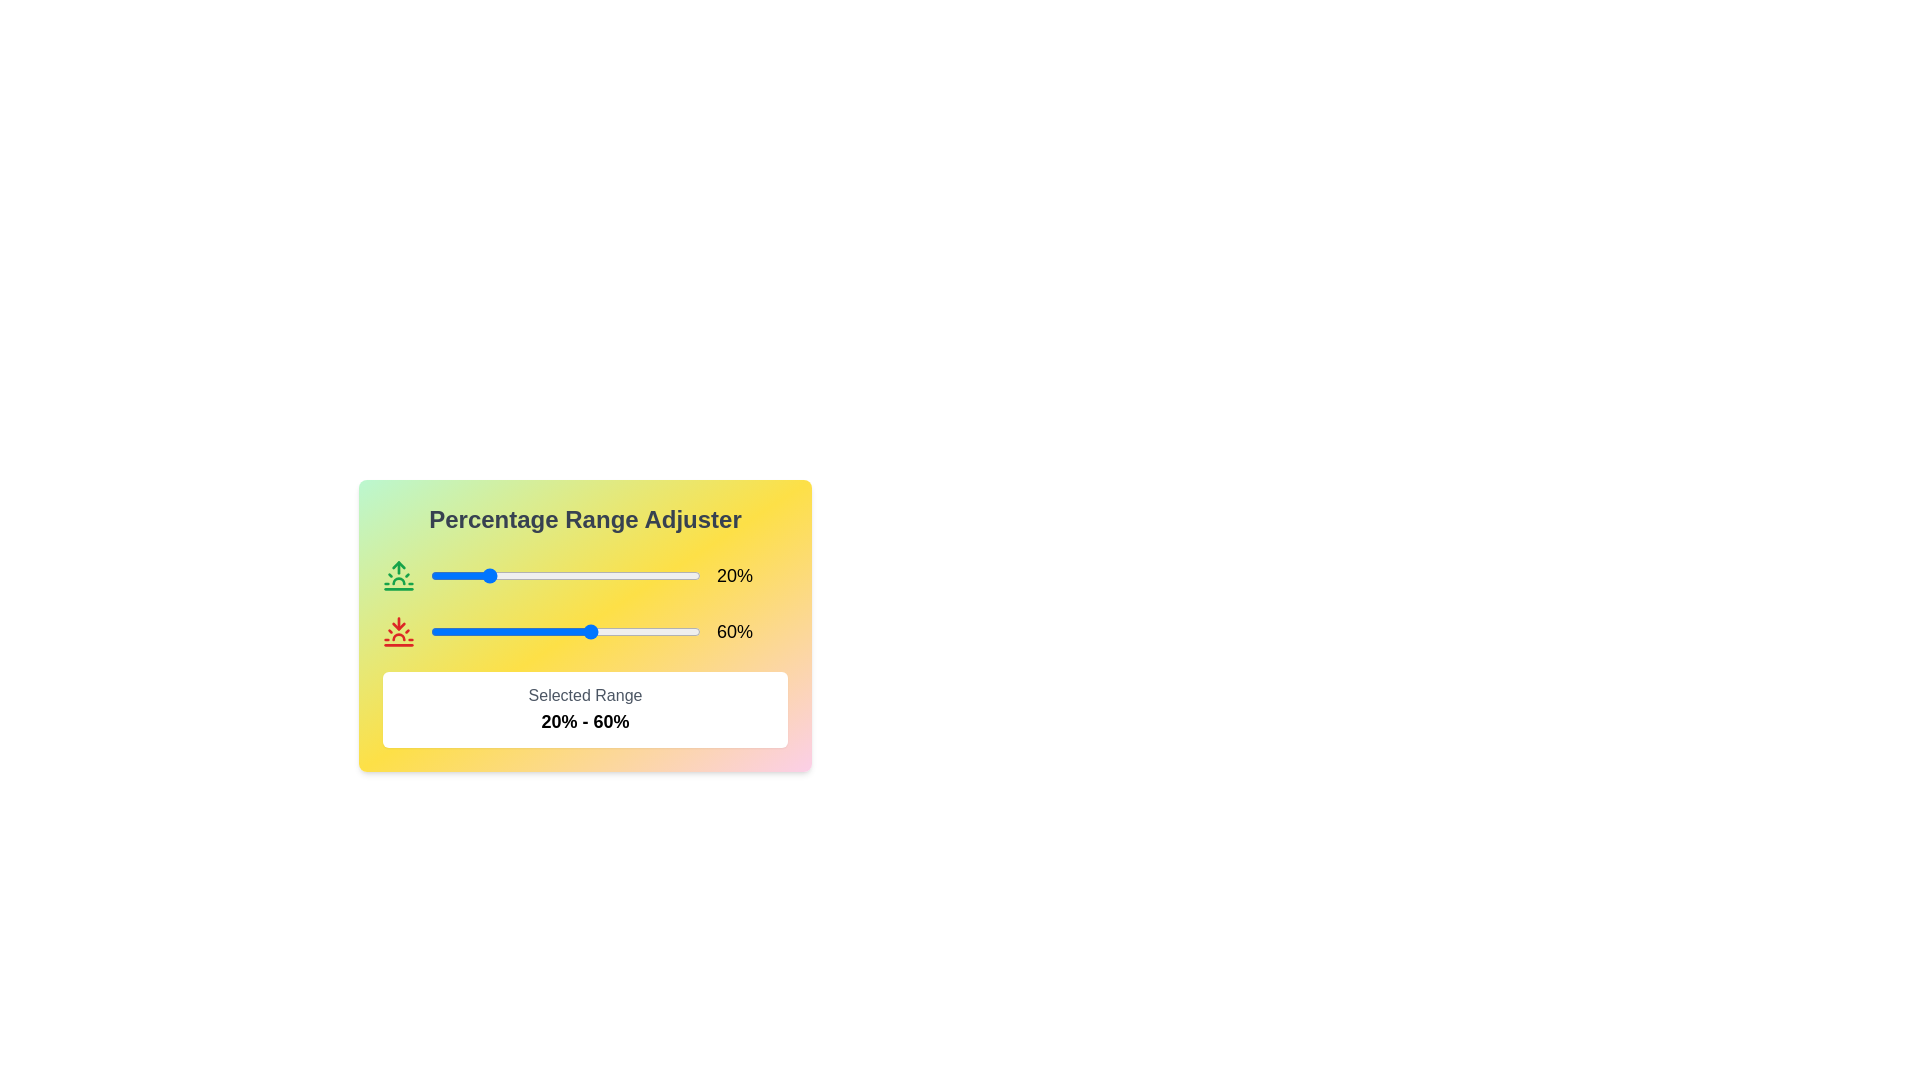  I want to click on the numeric text display element showing '60%' which is located to the right of the second slider in the lower section of the titled panel, so click(733, 632).